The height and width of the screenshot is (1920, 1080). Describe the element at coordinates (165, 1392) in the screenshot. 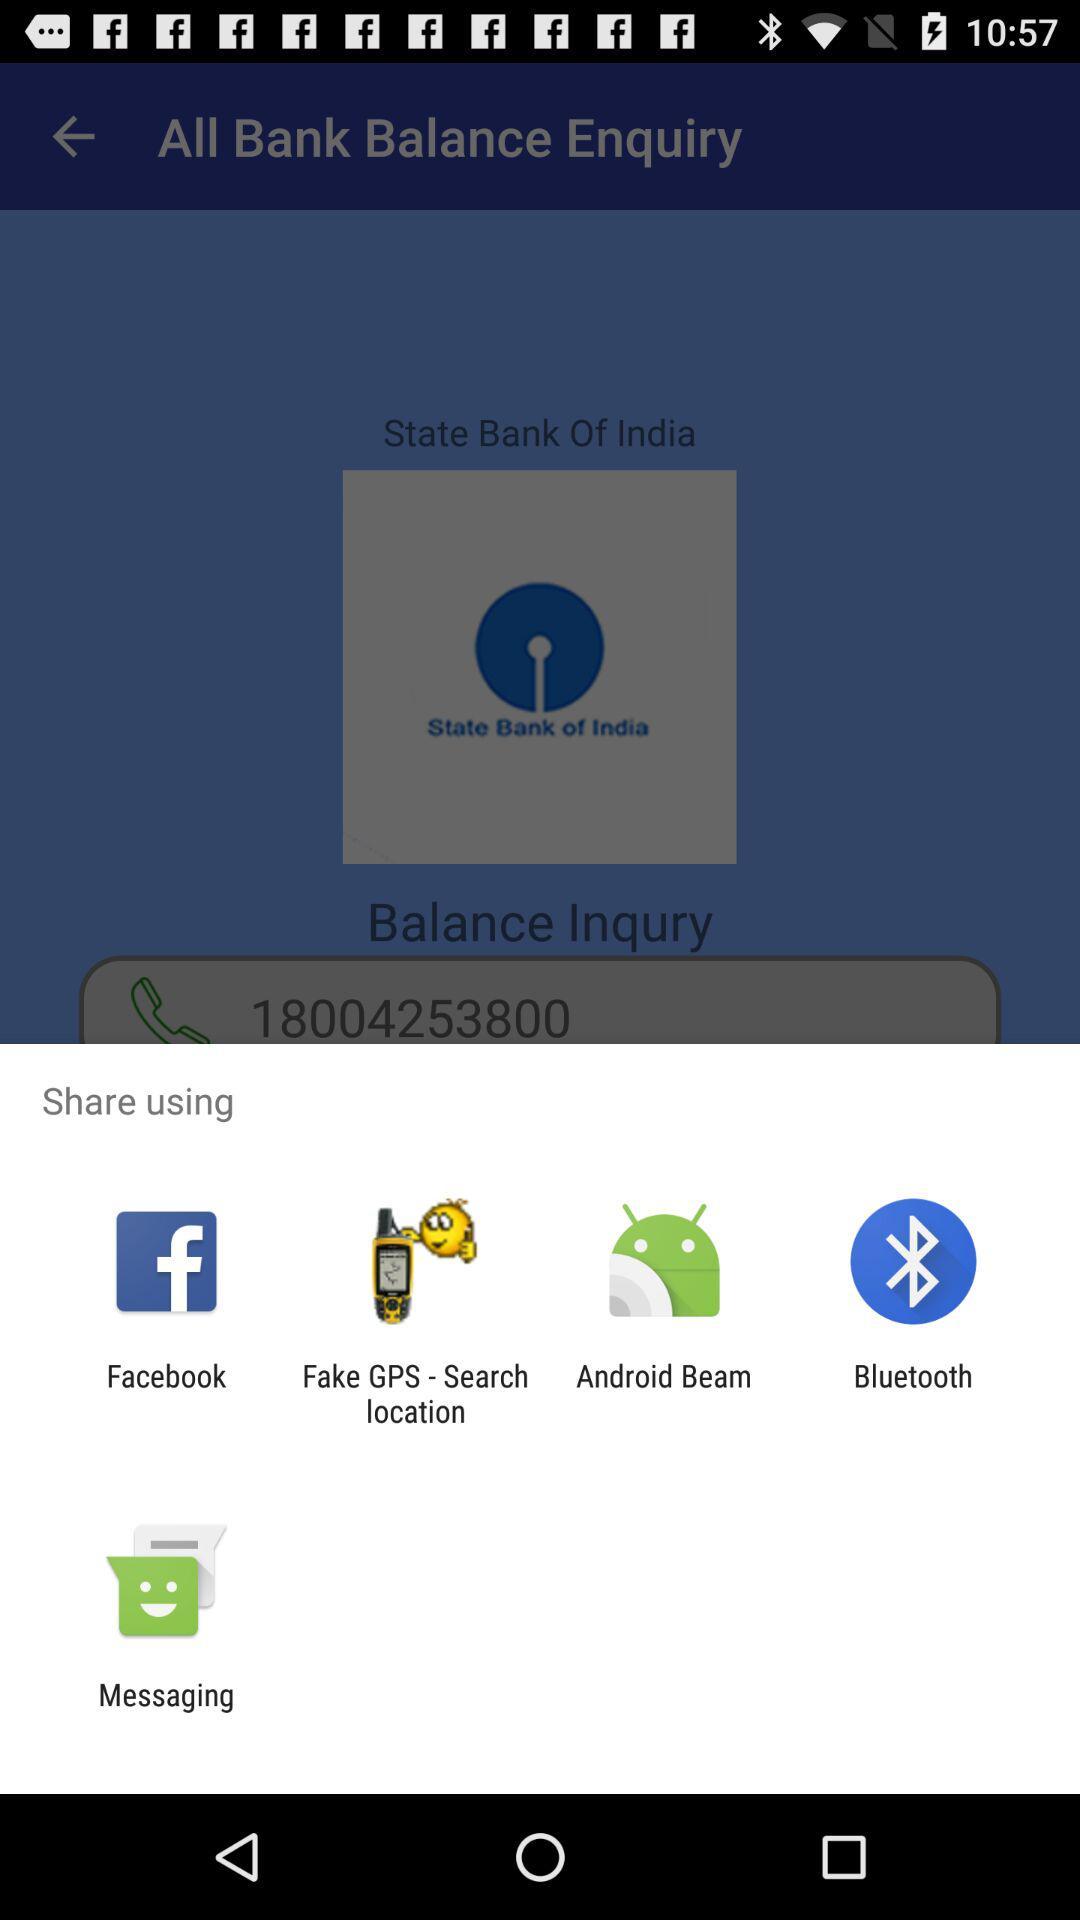

I see `app next to the fake gps search item` at that location.